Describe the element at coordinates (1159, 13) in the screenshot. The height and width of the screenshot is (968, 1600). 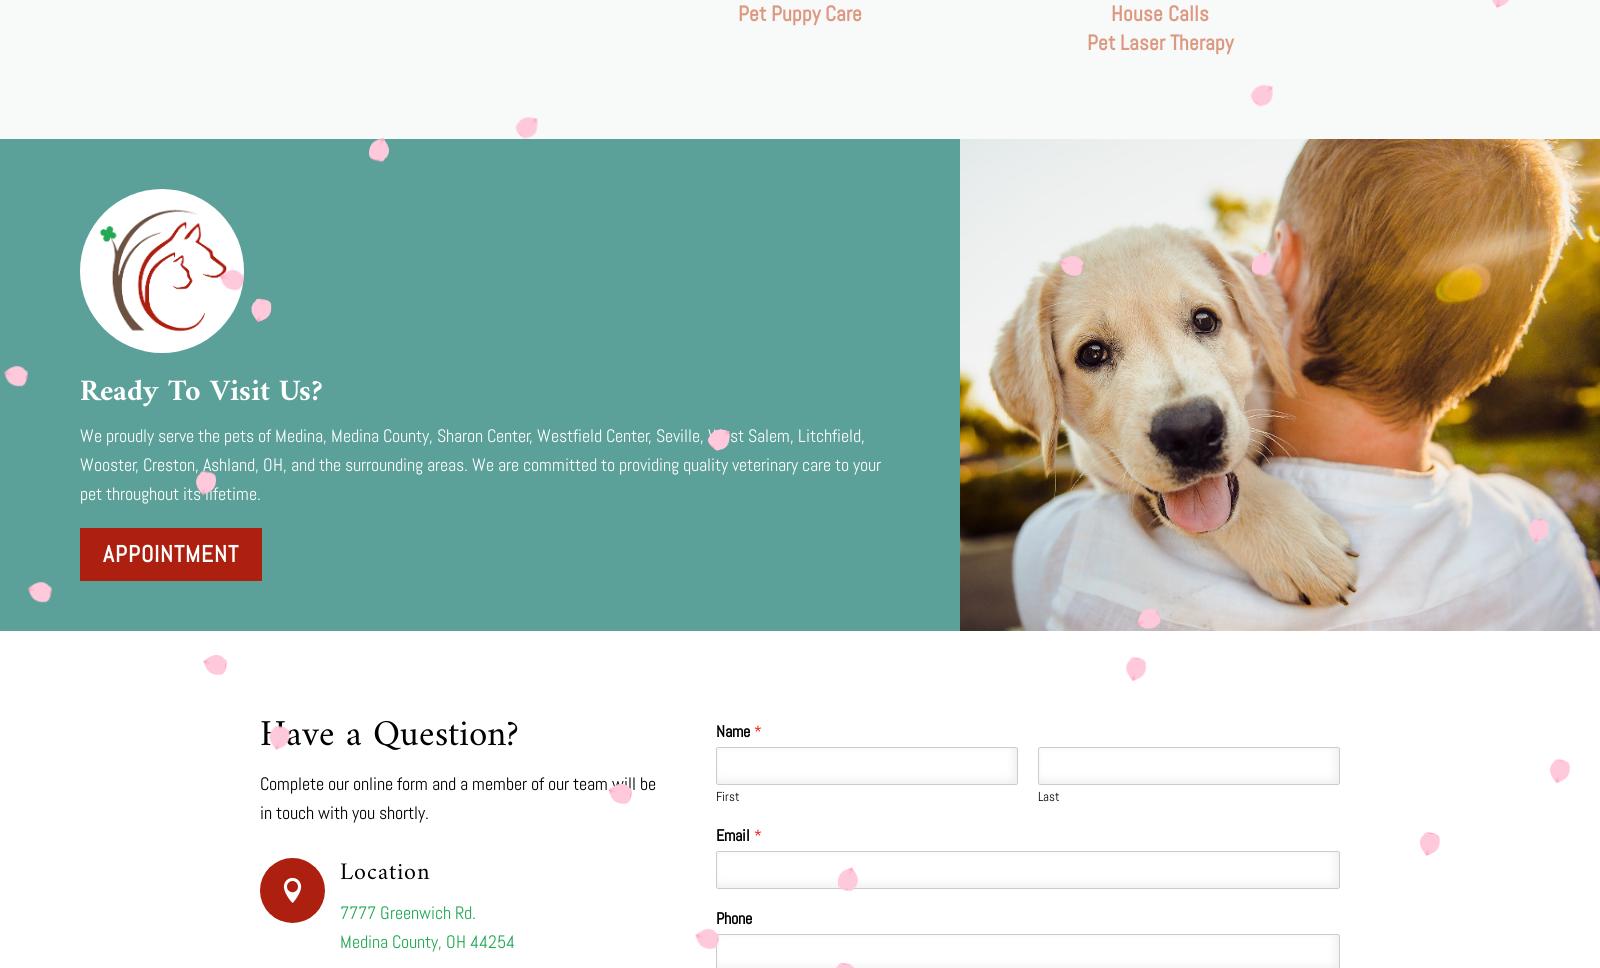
I see `'House Calls'` at that location.